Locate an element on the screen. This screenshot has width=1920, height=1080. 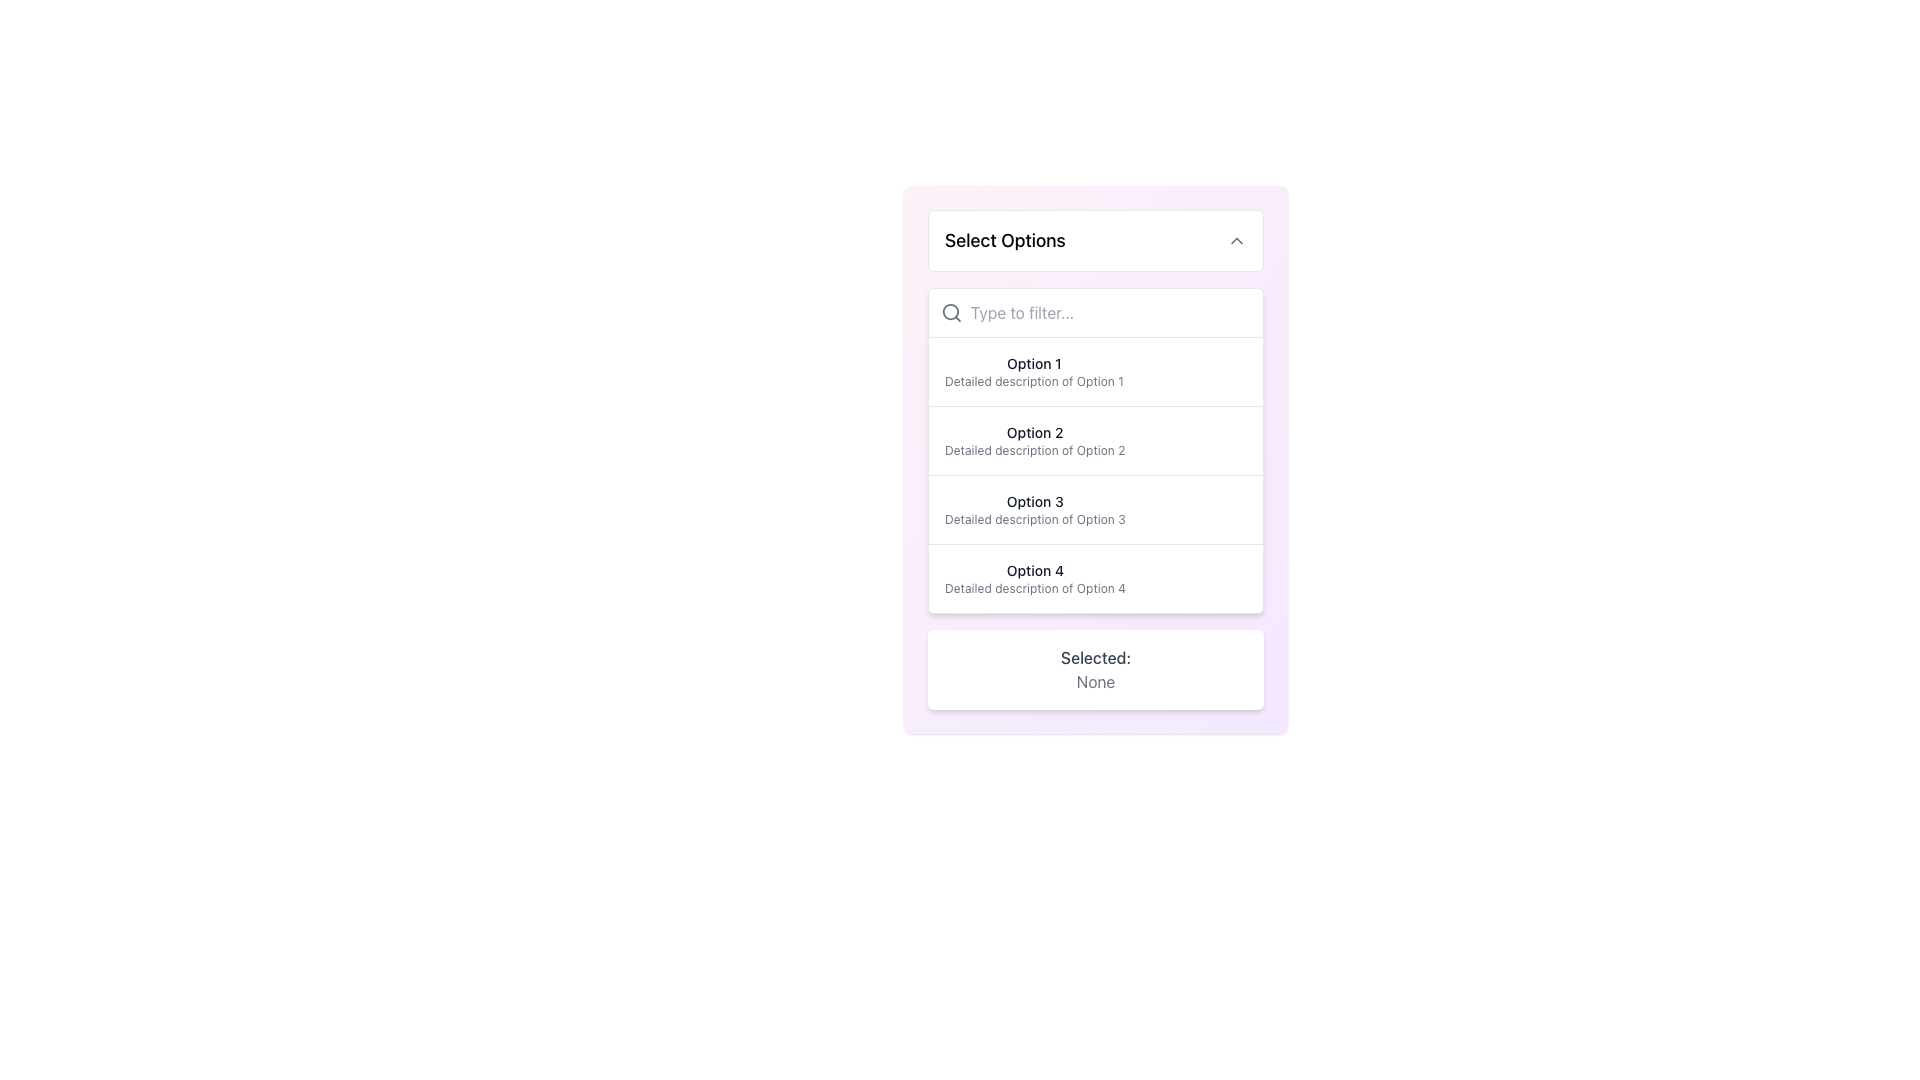
the text label 'Option 3' which is a medium weight, dark gray colored label positioned within the third item of a vertical list is located at coordinates (1035, 500).